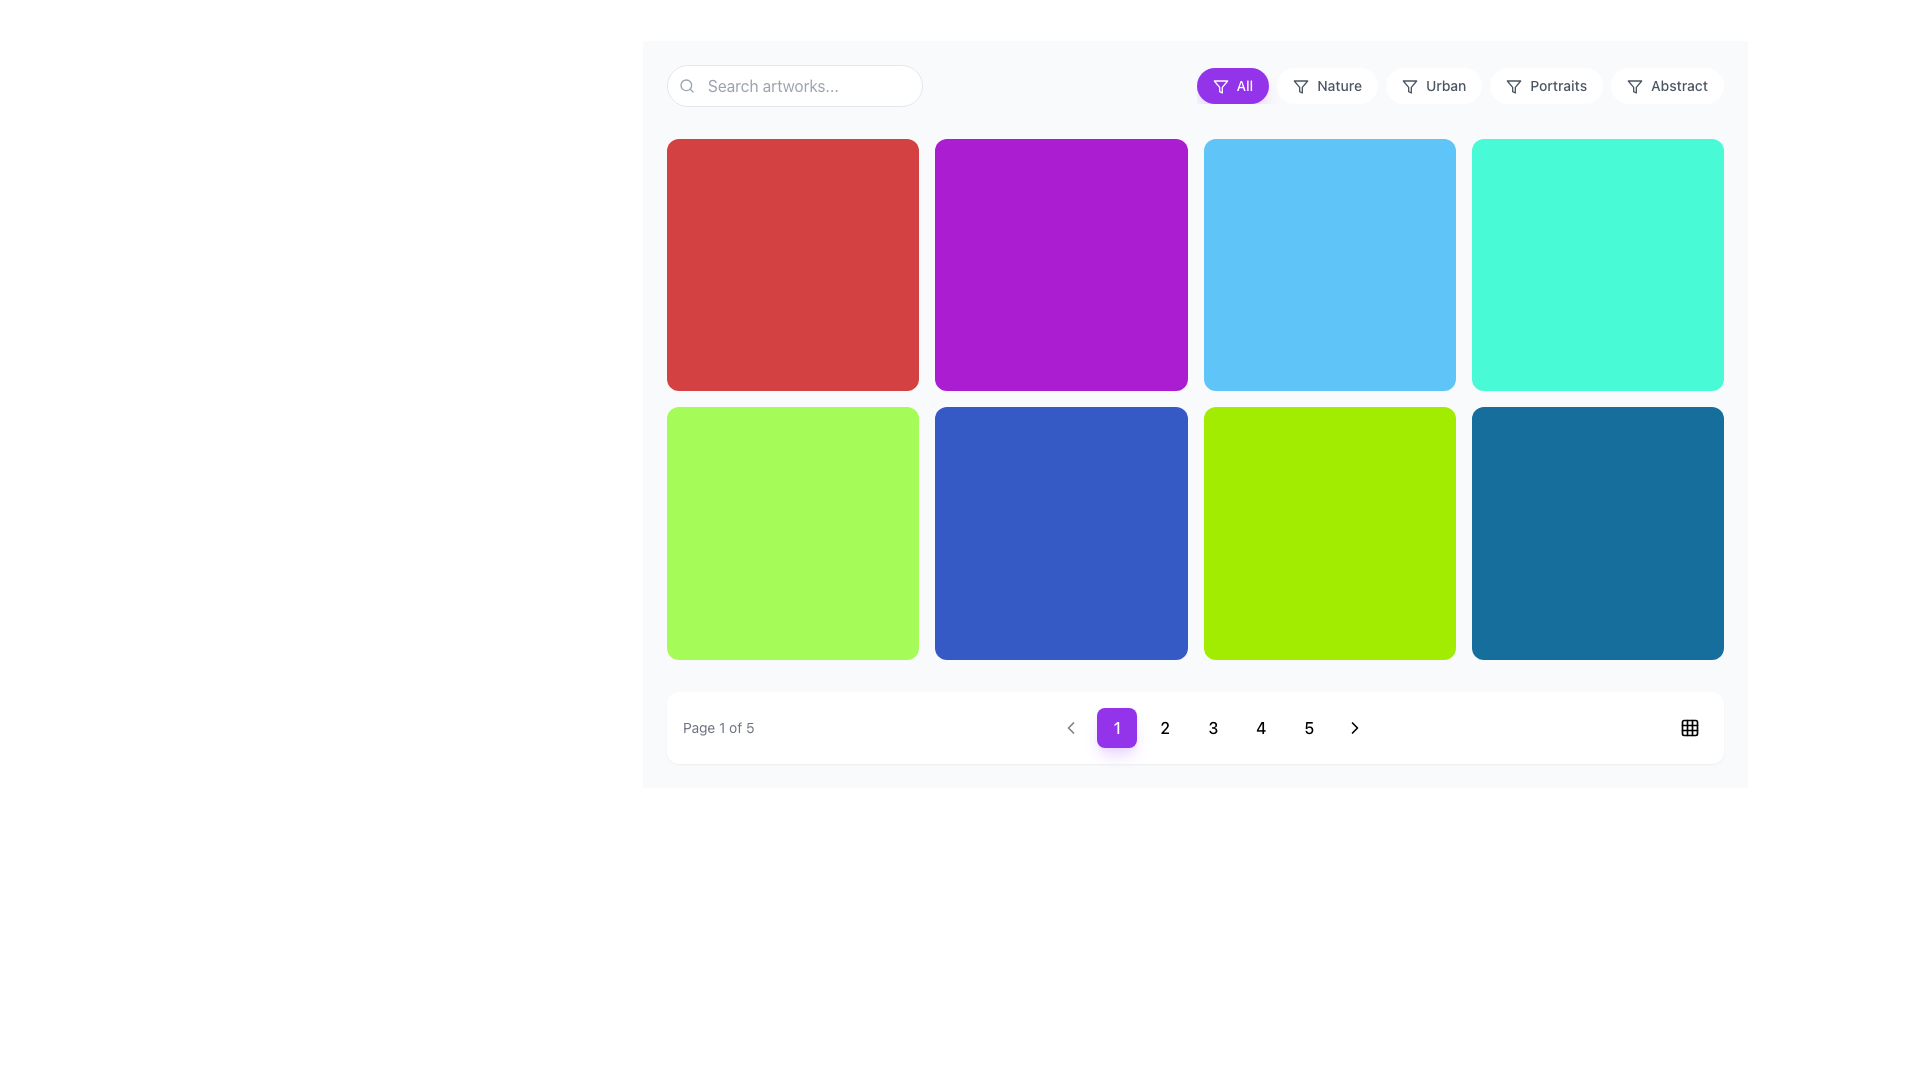  Describe the element at coordinates (1329, 264) in the screenshot. I see `the third card element in the grid layout, which serves as a visual representation or navigation point within the art gallery interface` at that location.